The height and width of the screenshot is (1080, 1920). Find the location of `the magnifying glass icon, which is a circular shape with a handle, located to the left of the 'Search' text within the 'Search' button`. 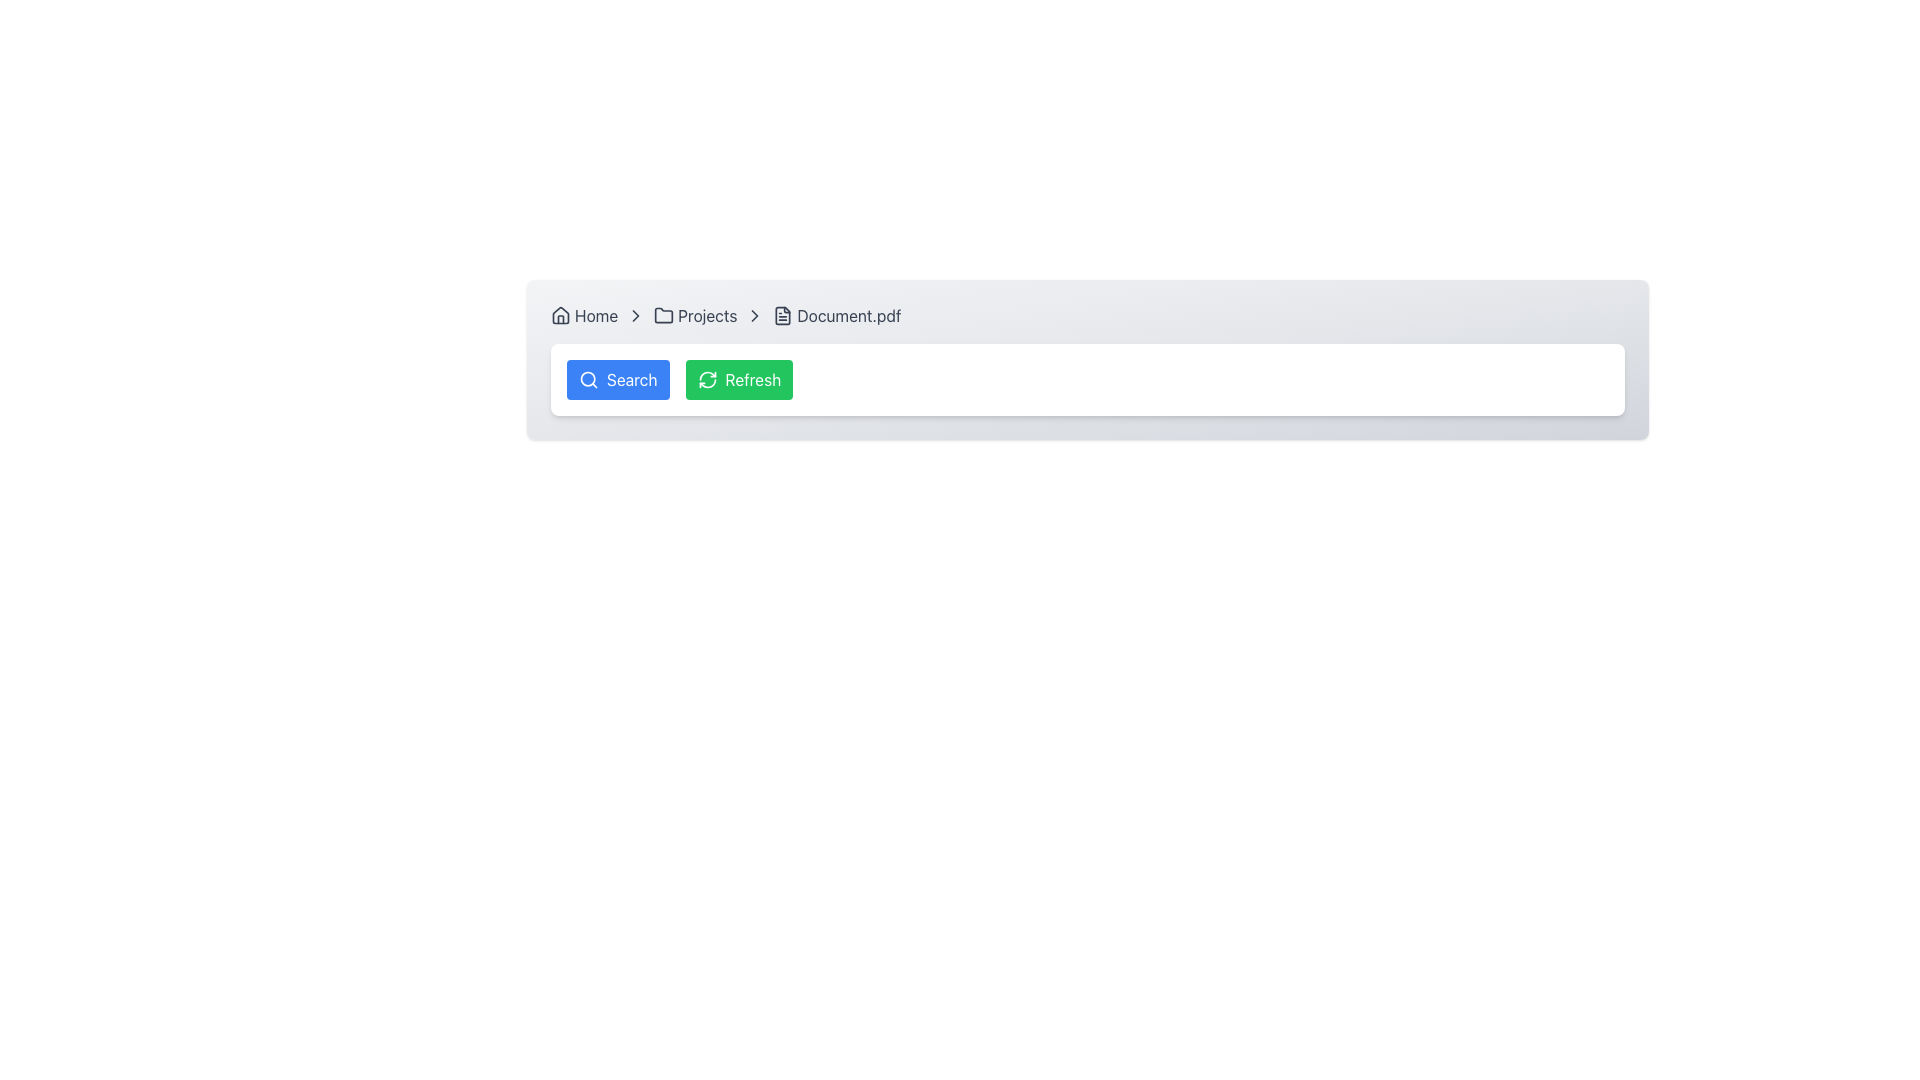

the magnifying glass icon, which is a circular shape with a handle, located to the left of the 'Search' text within the 'Search' button is located at coordinates (588, 380).